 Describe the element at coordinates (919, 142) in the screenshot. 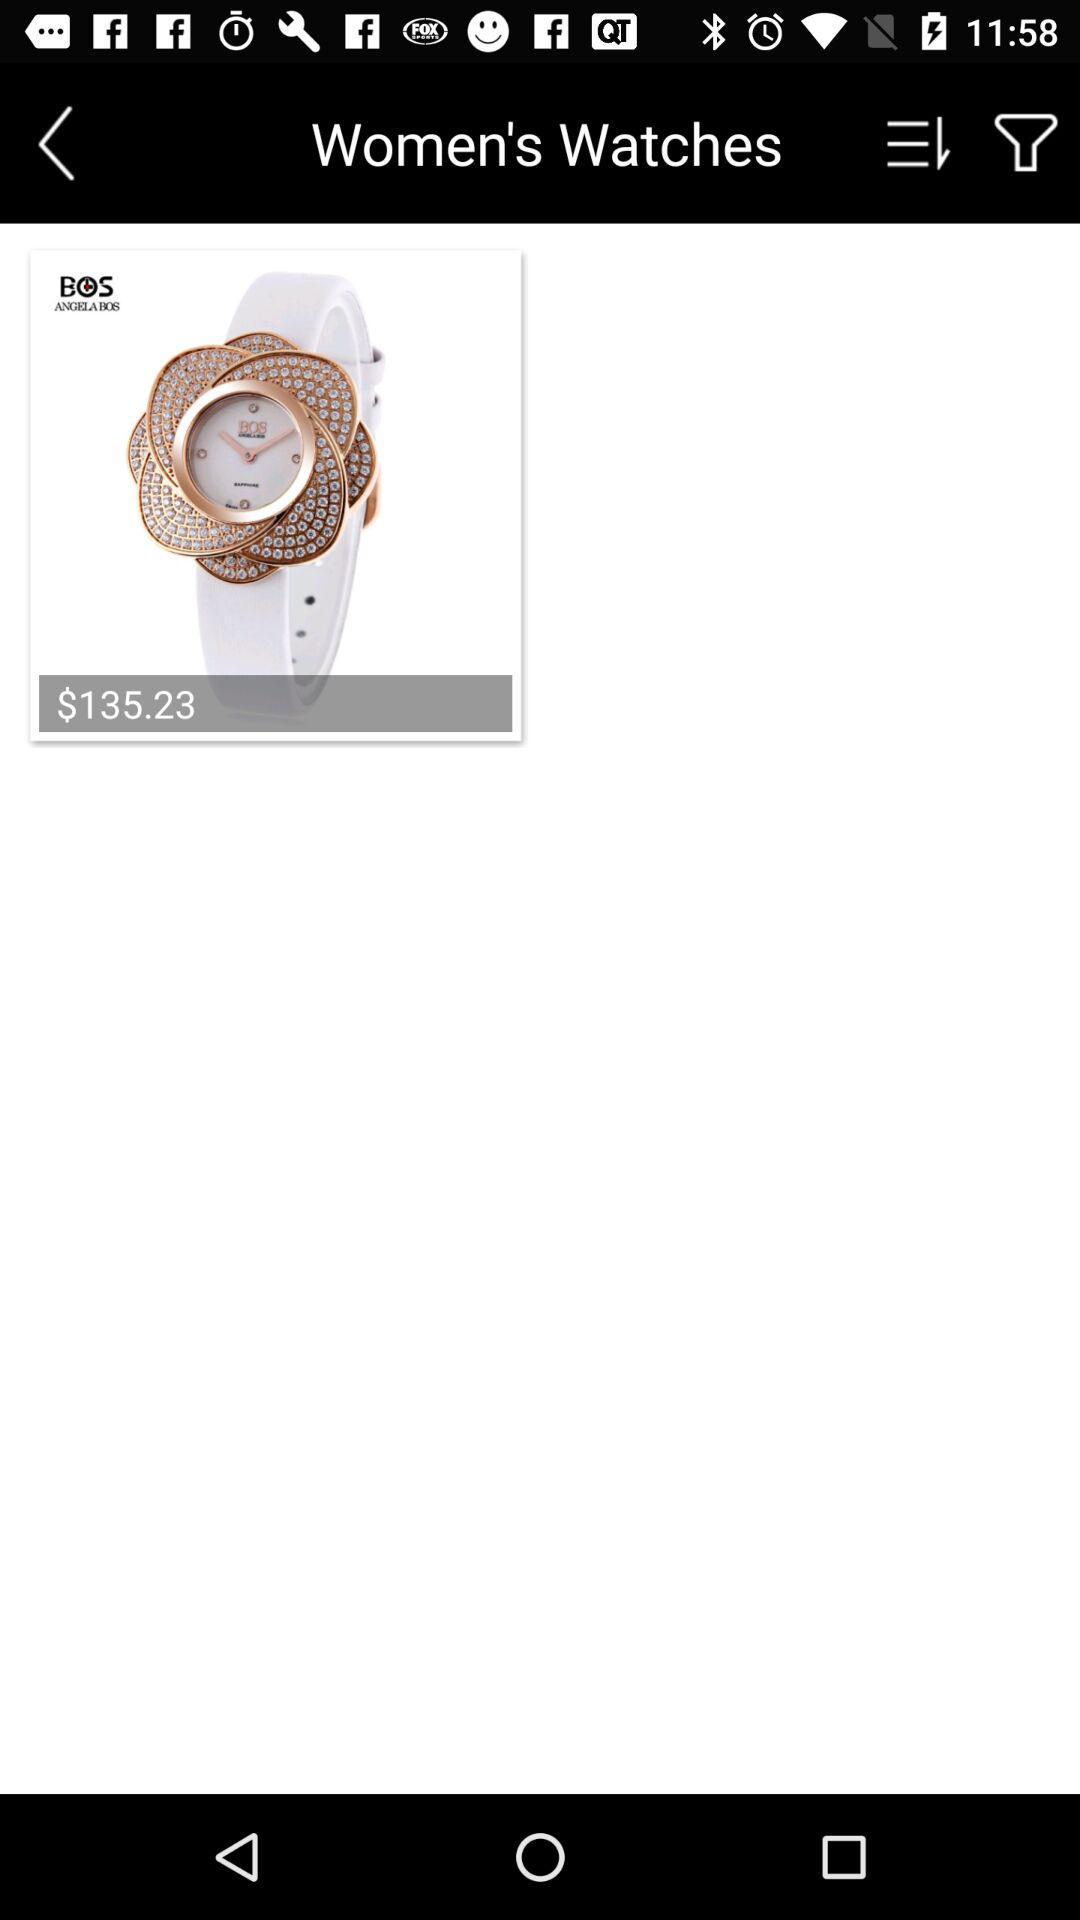

I see `the filter_list icon` at that location.